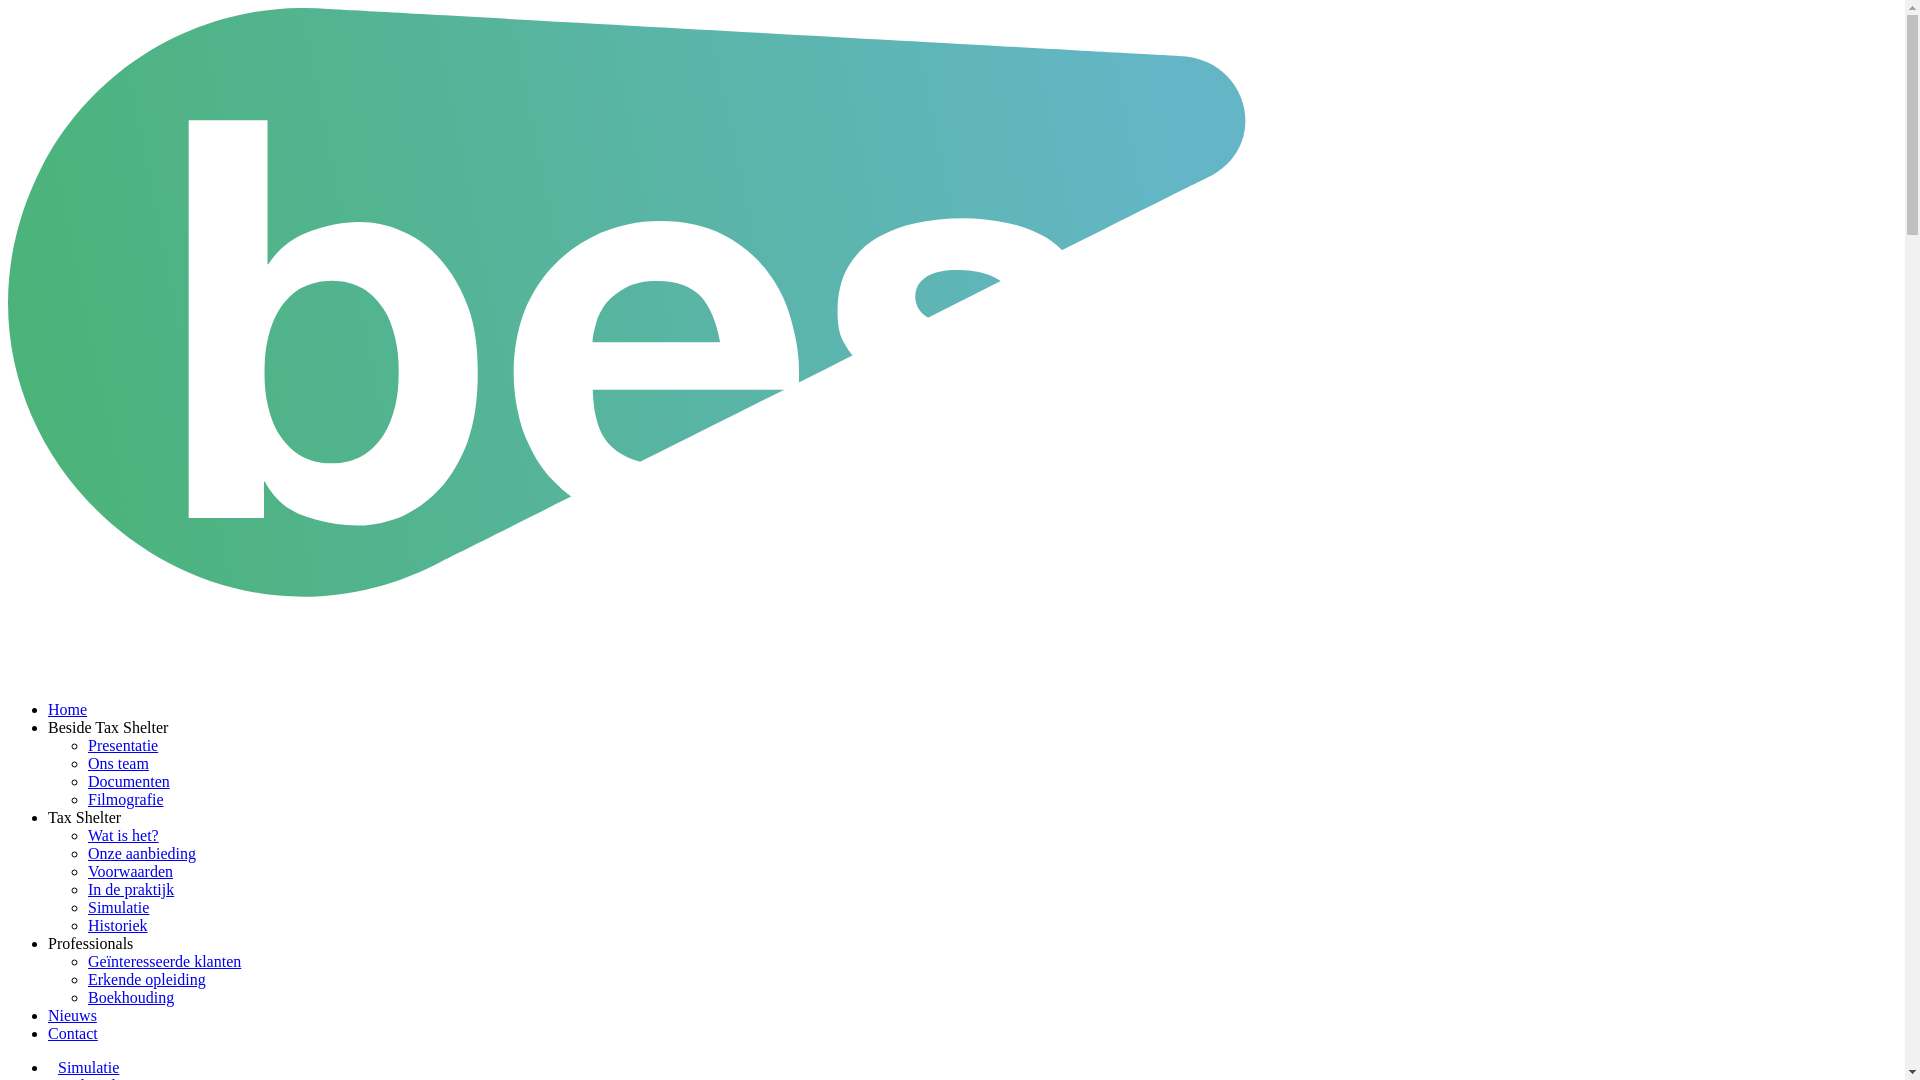 The width and height of the screenshot is (1920, 1080). What do you see at coordinates (86, 978) in the screenshot?
I see `'Erkende opleiding'` at bounding box center [86, 978].